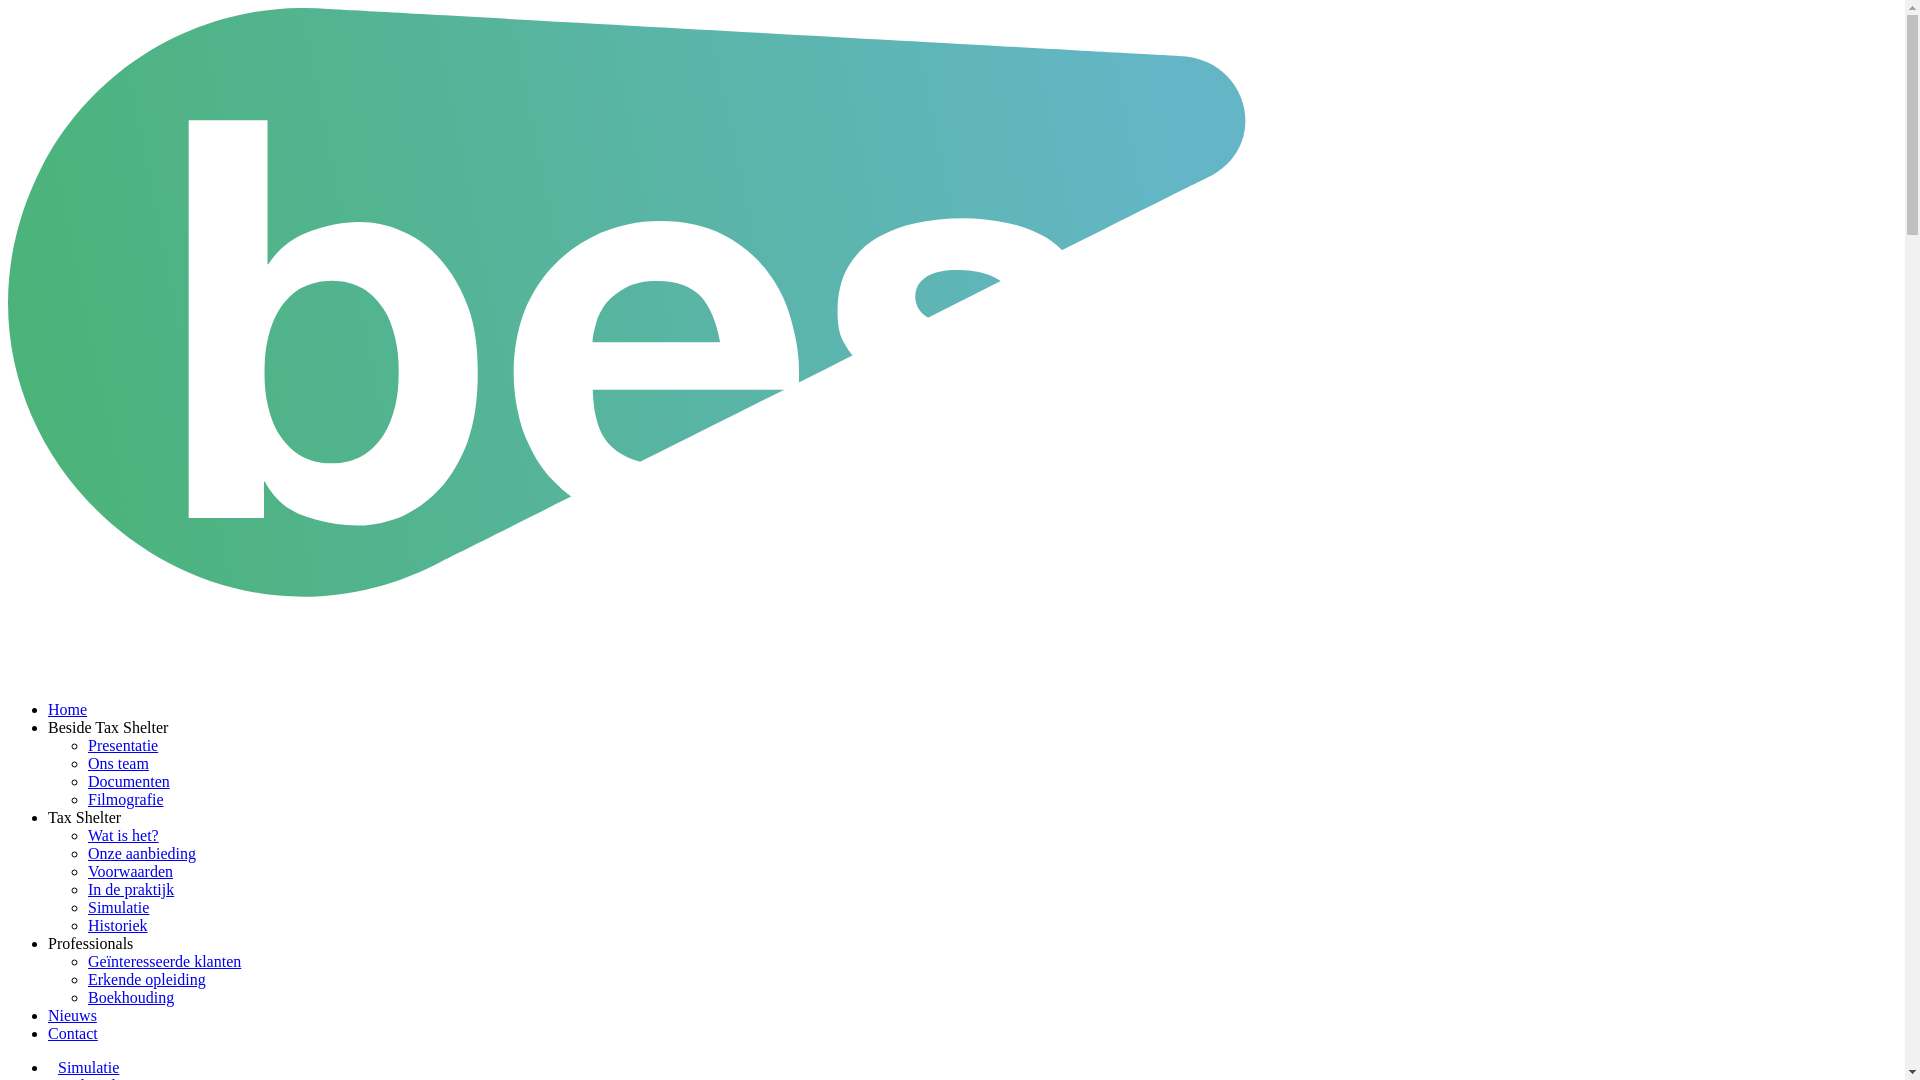 The width and height of the screenshot is (1920, 1080). What do you see at coordinates (86, 978) in the screenshot?
I see `'Erkende opleiding'` at bounding box center [86, 978].